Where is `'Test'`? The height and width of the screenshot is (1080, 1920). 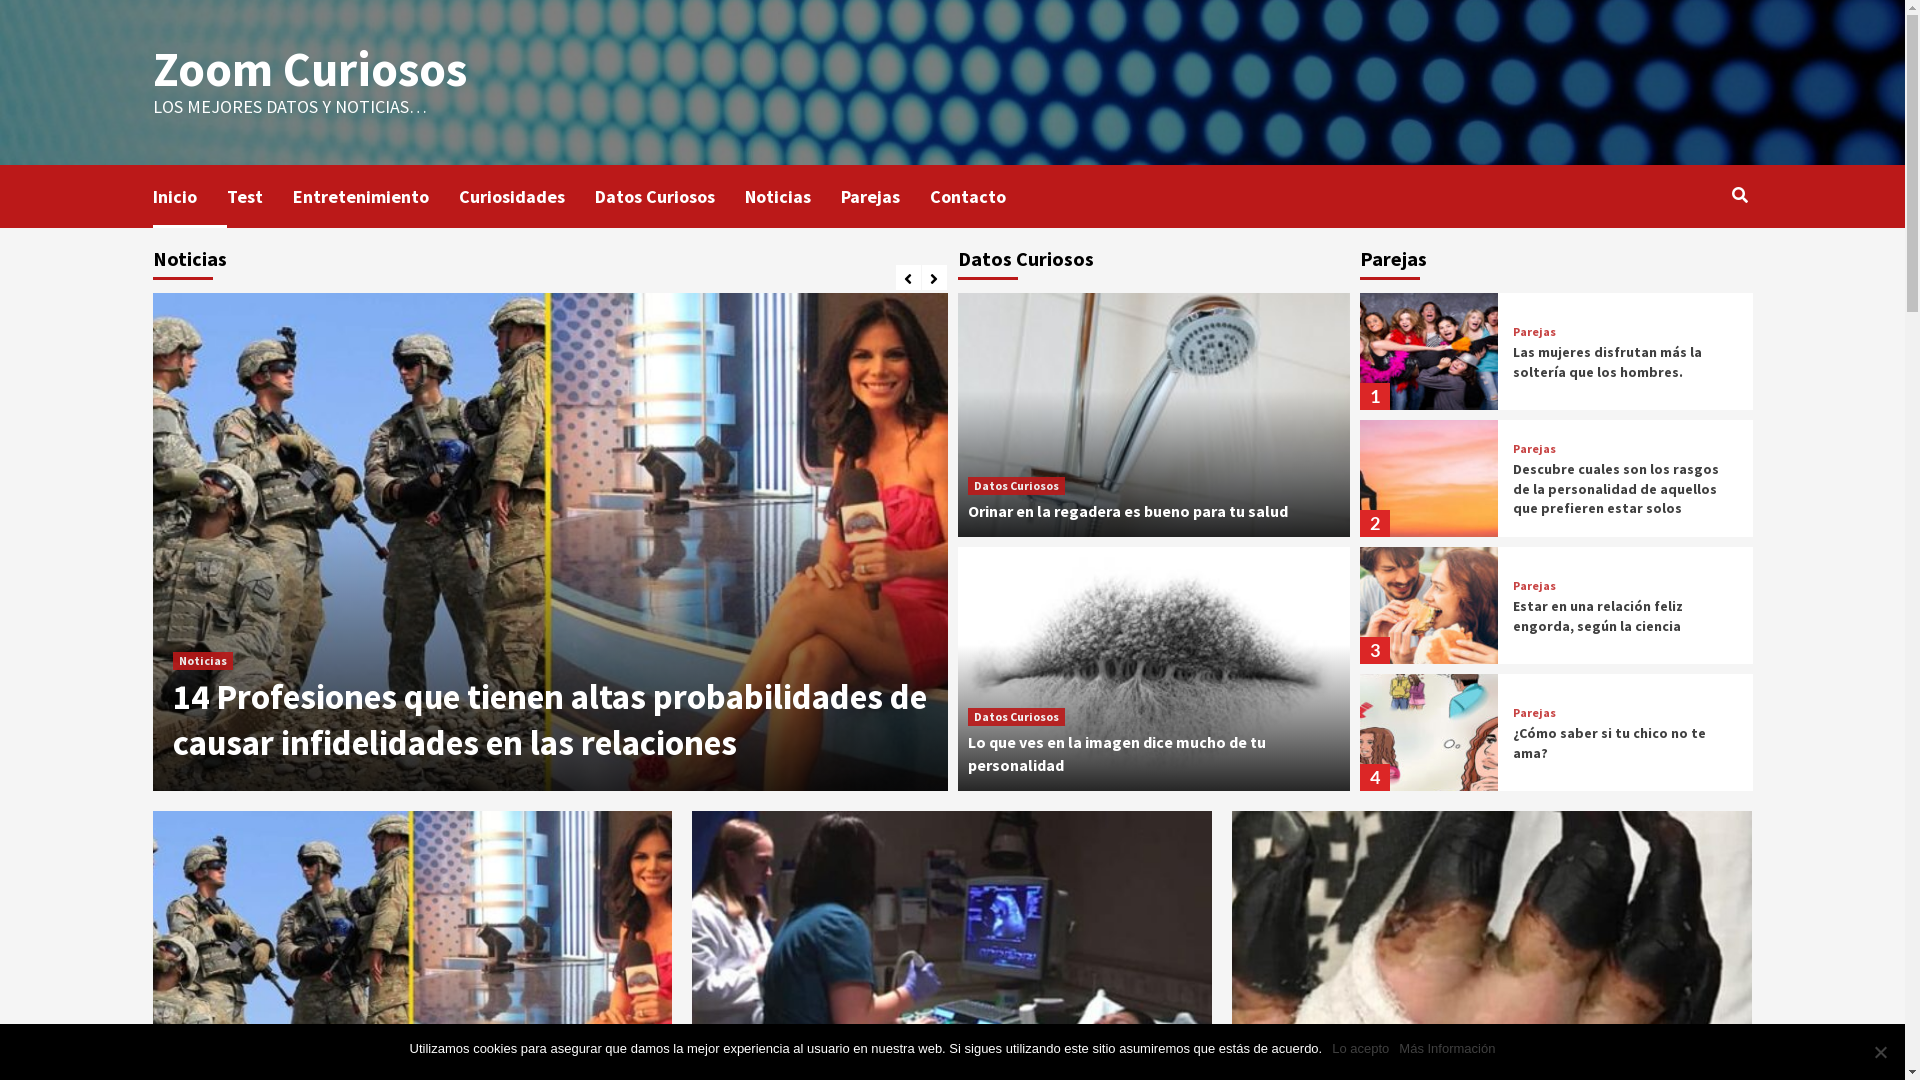 'Test' is located at coordinates (258, 196).